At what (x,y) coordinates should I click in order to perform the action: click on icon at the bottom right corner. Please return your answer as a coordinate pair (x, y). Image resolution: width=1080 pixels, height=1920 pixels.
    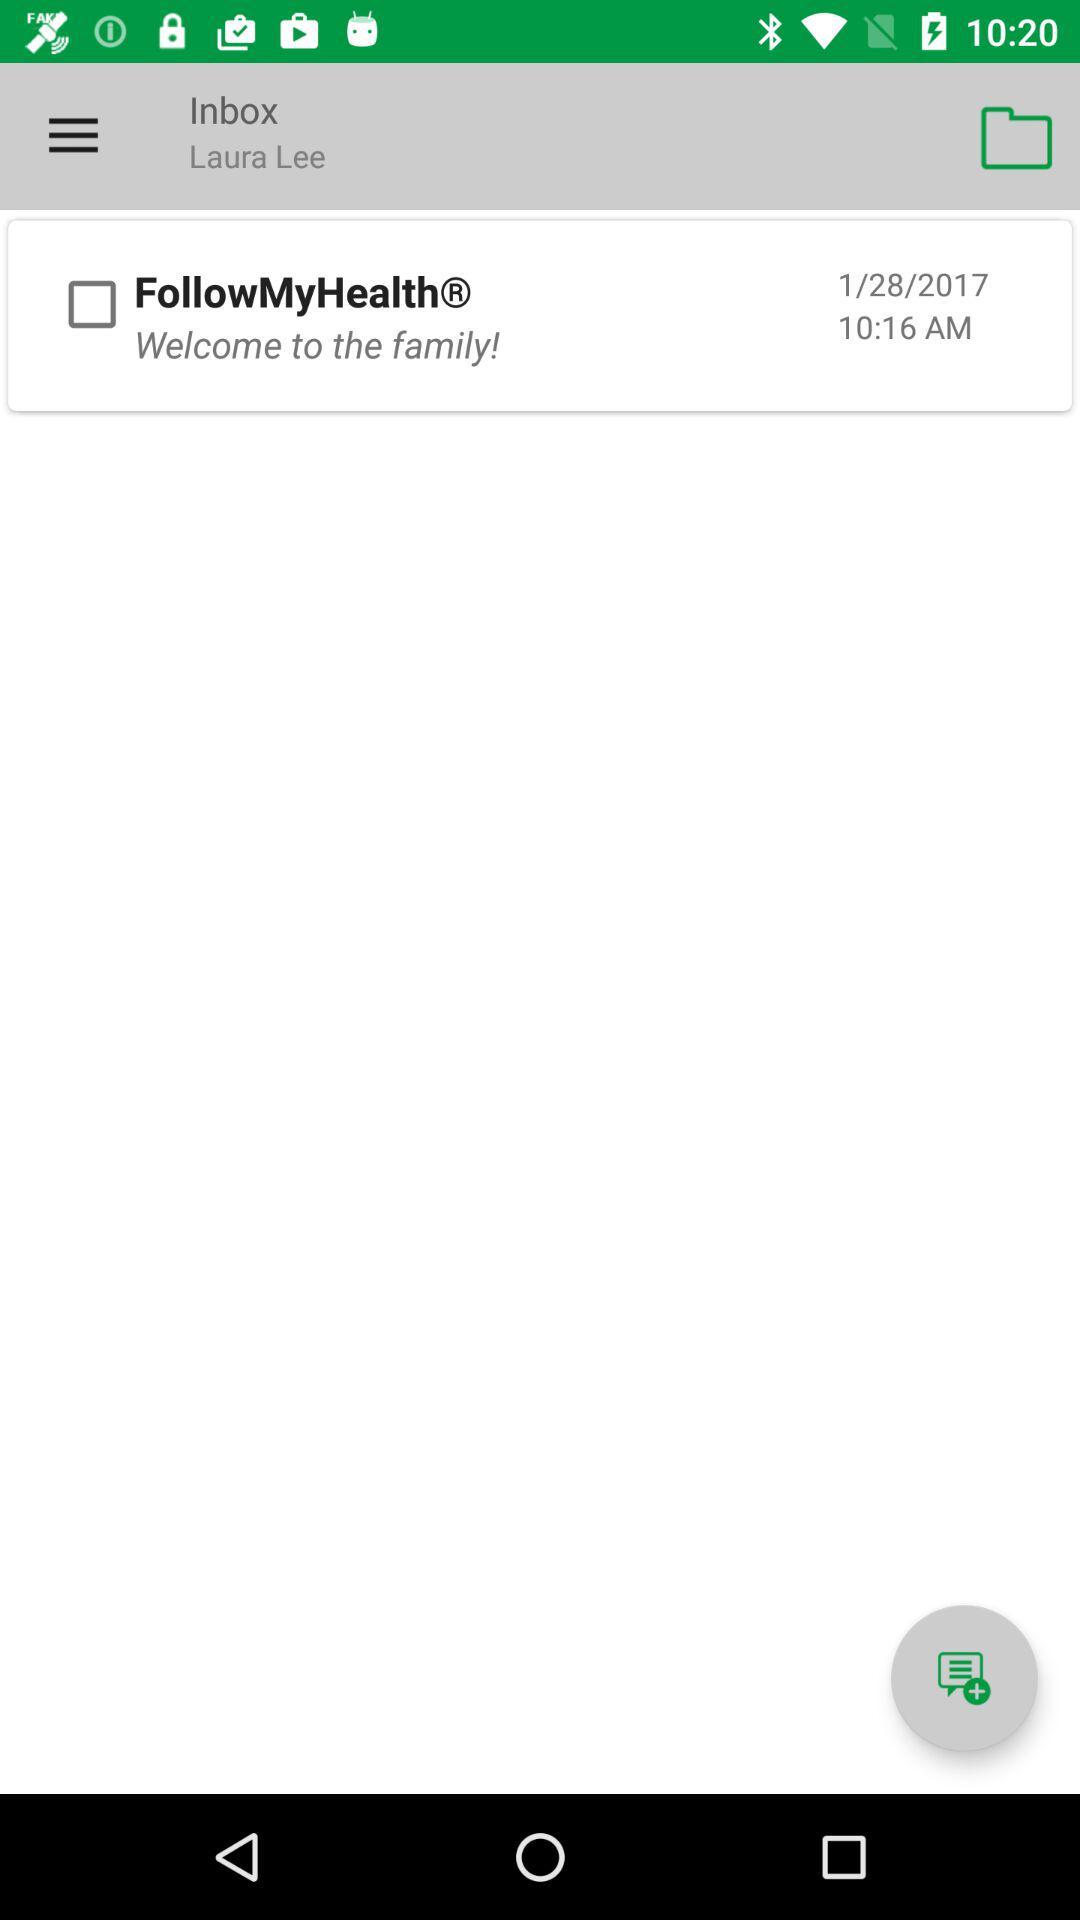
    Looking at the image, I should click on (963, 1678).